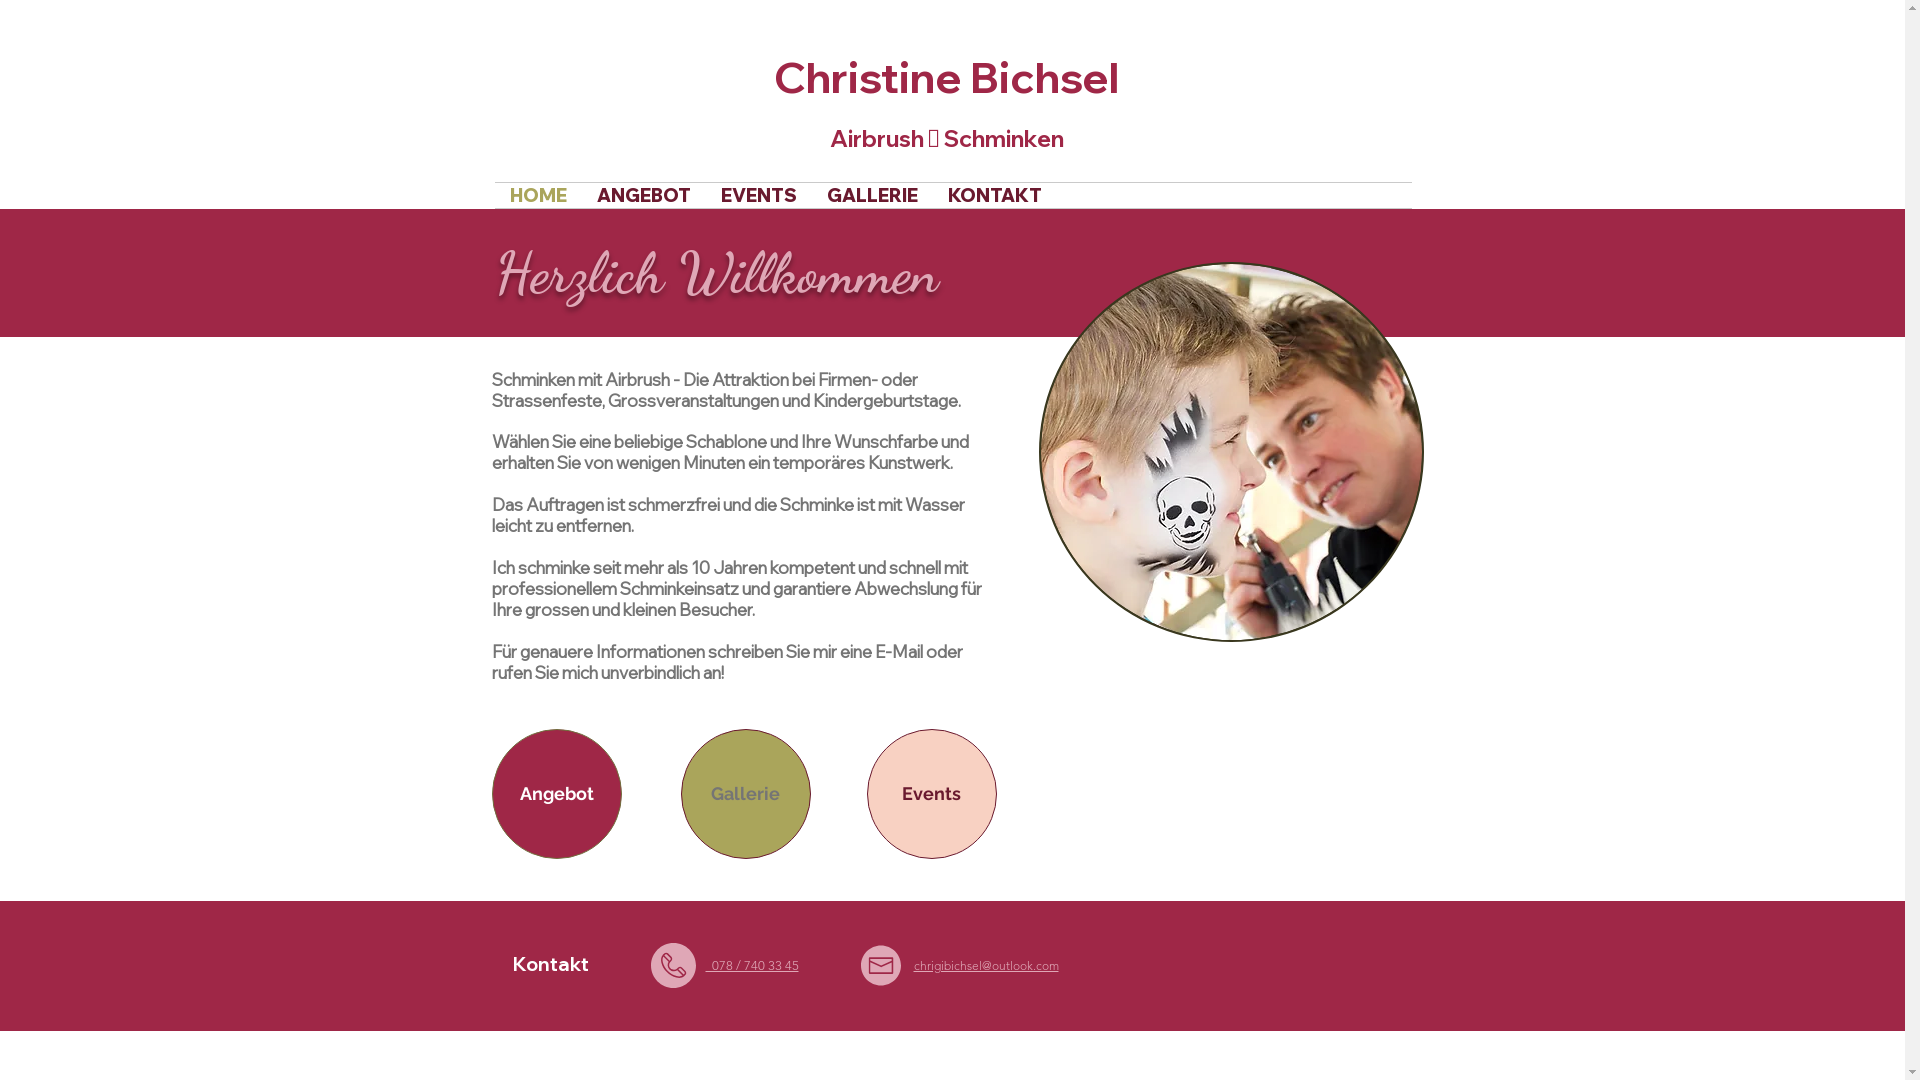  Describe the element at coordinates (580, 195) in the screenshot. I see `'ANGEBOT'` at that location.